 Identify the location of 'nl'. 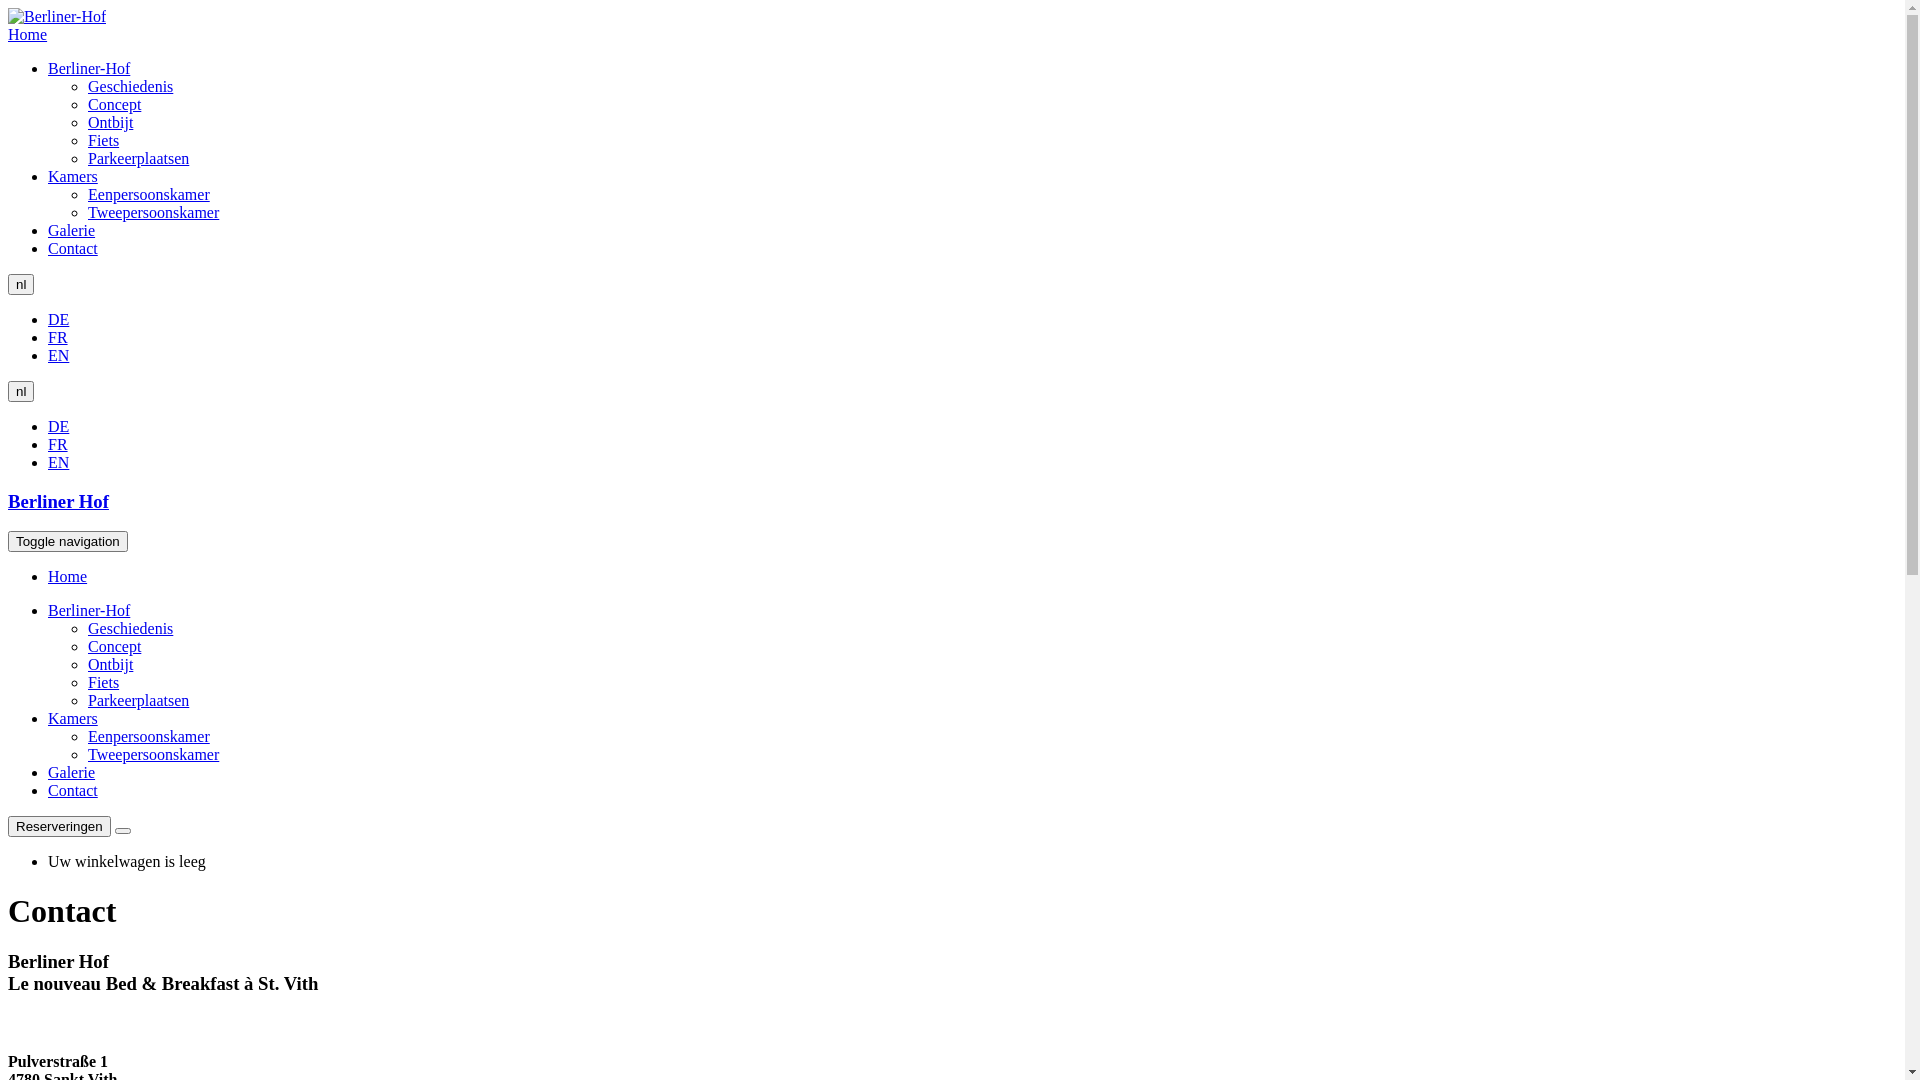
(20, 284).